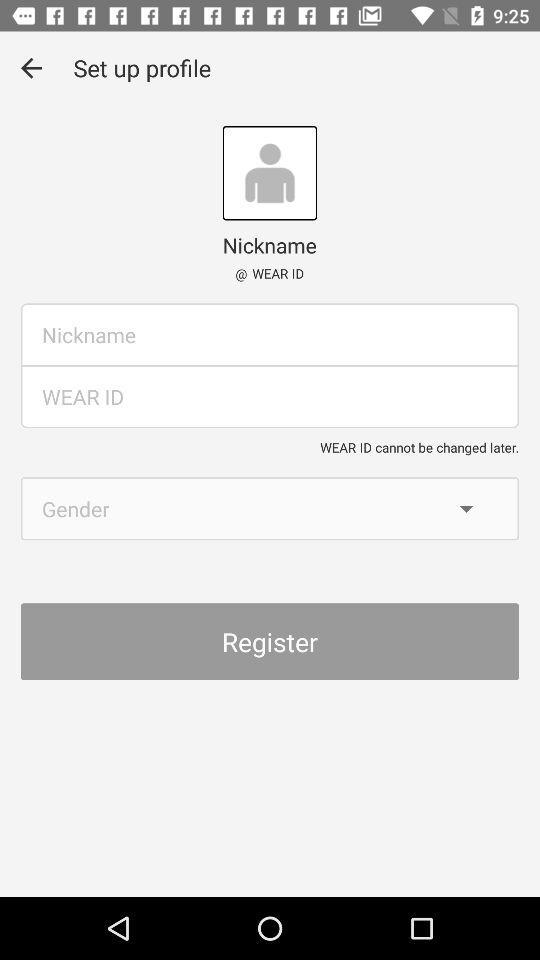 The width and height of the screenshot is (540, 960). What do you see at coordinates (270, 334) in the screenshot?
I see `text` at bounding box center [270, 334].